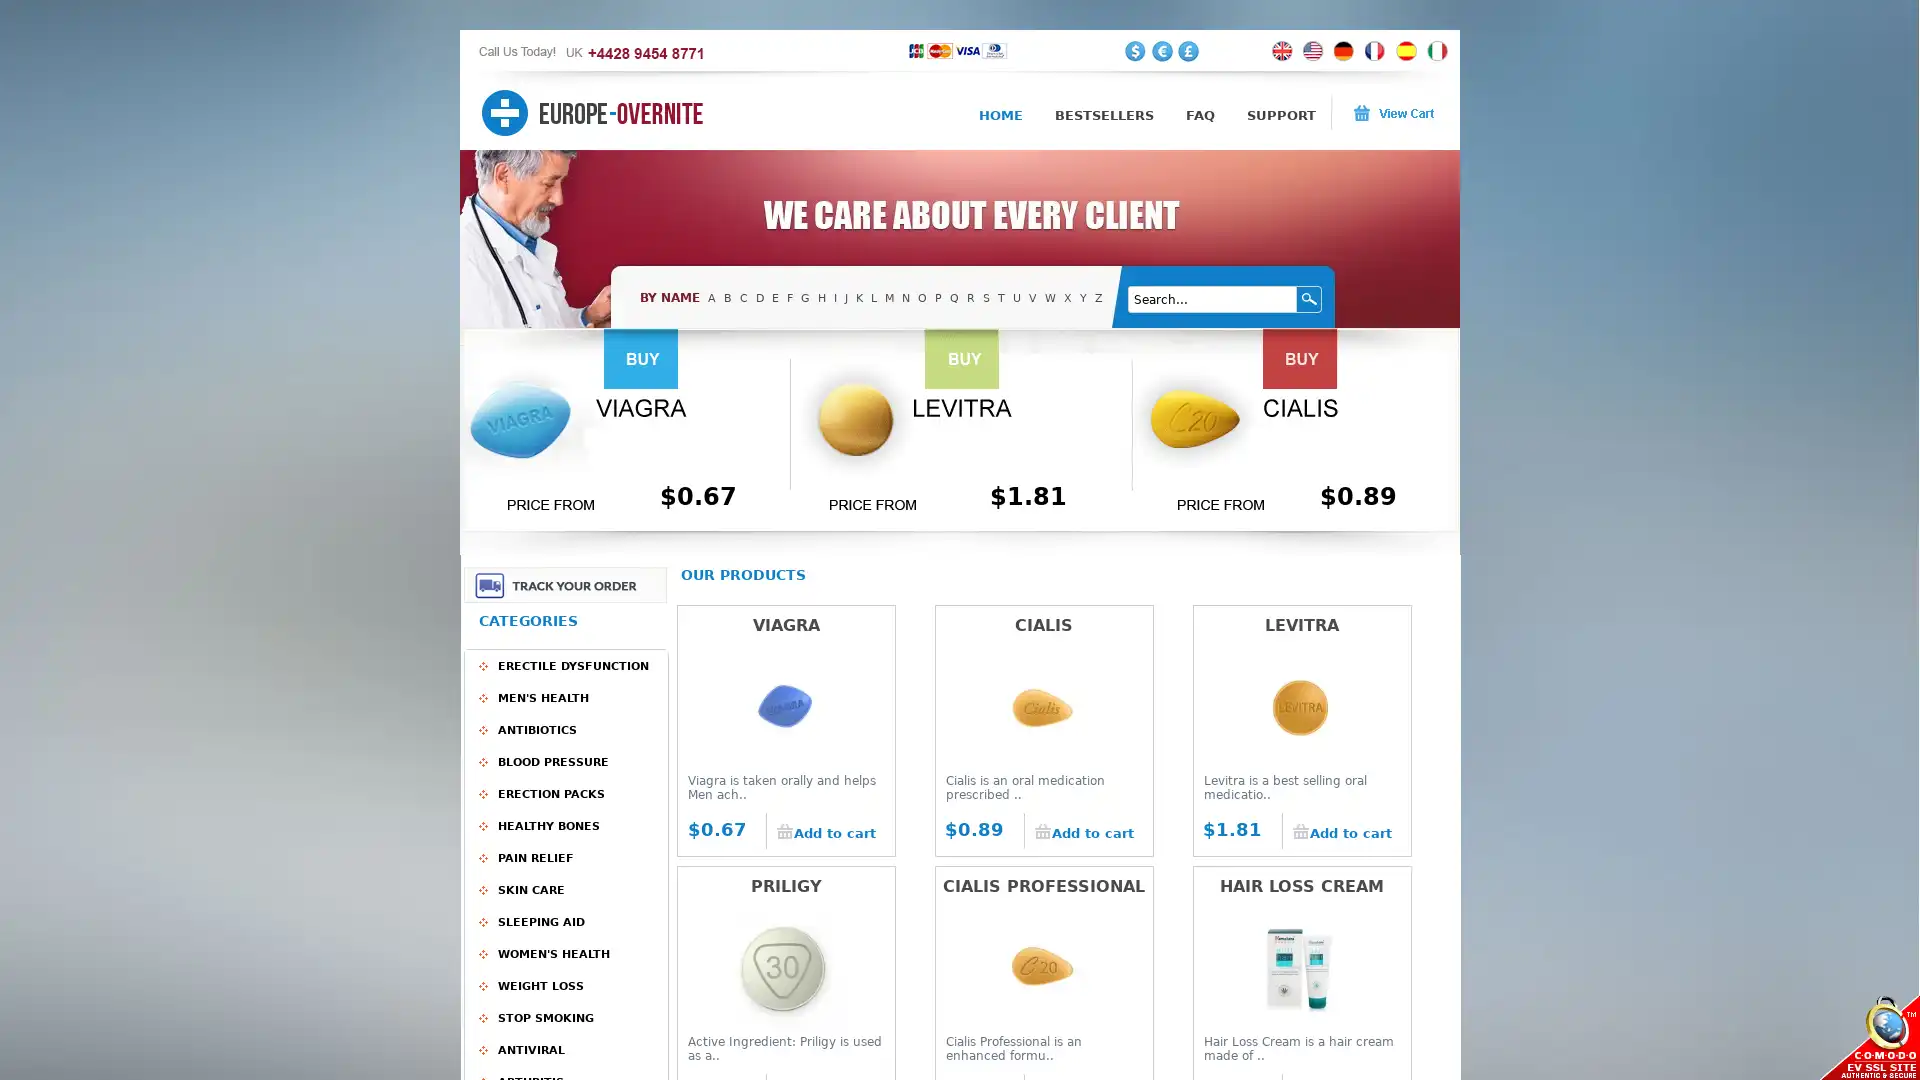  I want to click on ., so click(1310, 299).